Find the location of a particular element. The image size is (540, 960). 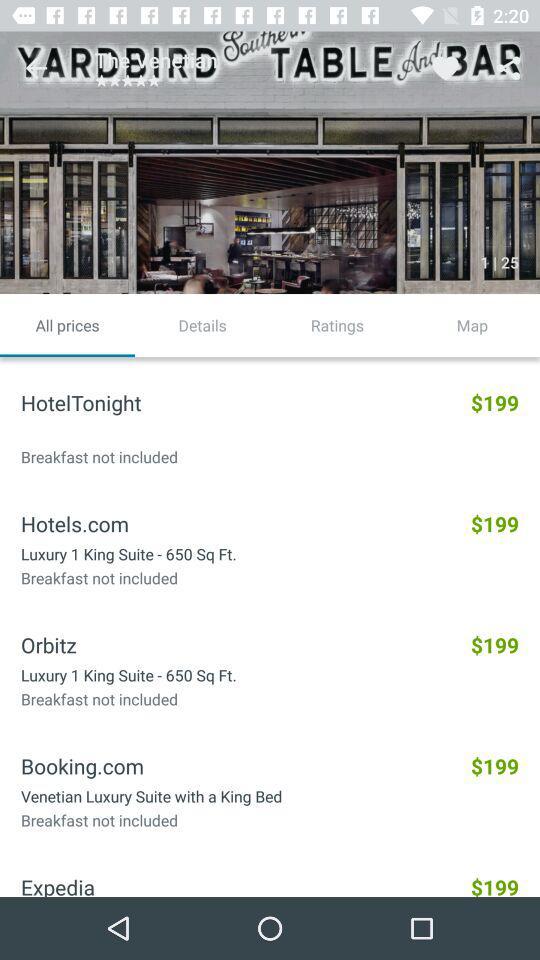

the icon to the right of the all prices icon is located at coordinates (202, 325).